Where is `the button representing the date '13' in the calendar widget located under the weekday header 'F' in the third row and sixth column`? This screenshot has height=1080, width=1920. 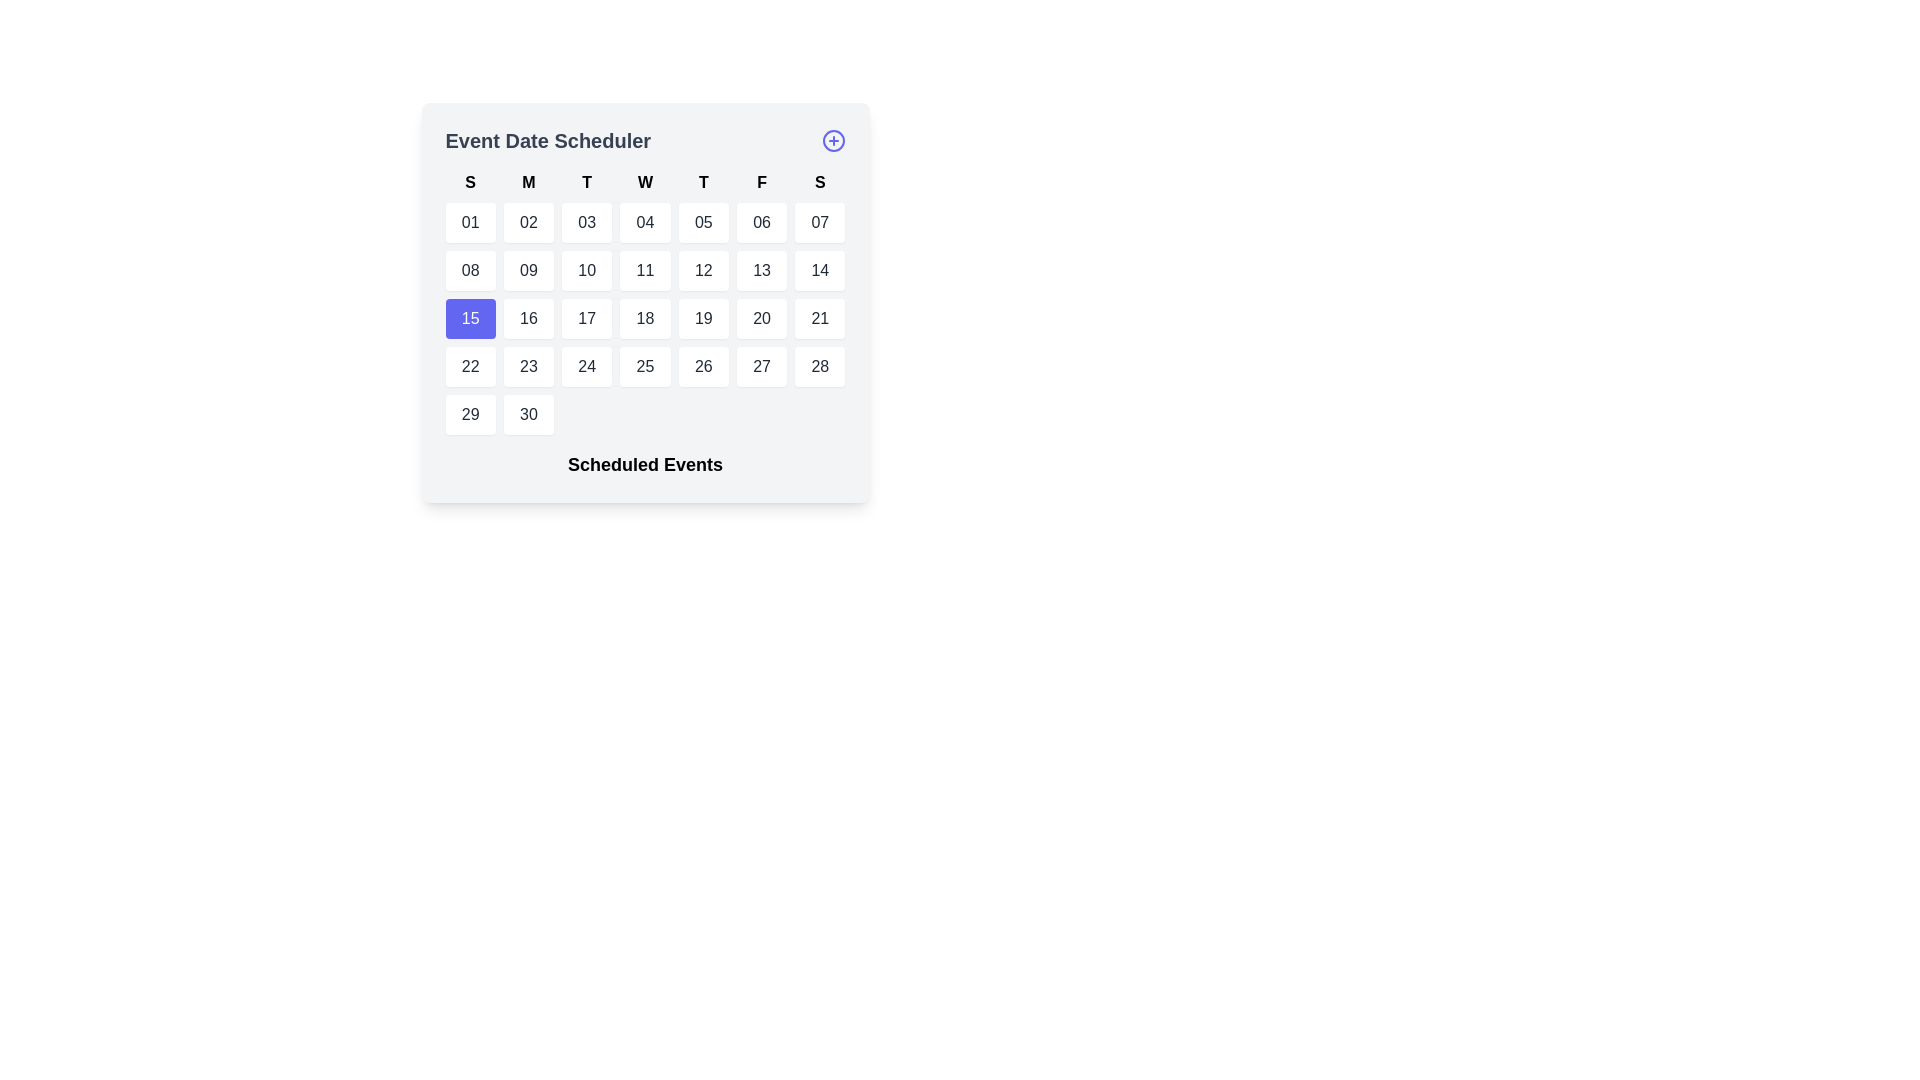 the button representing the date '13' in the calendar widget located under the weekday header 'F' in the third row and sixth column is located at coordinates (761, 270).